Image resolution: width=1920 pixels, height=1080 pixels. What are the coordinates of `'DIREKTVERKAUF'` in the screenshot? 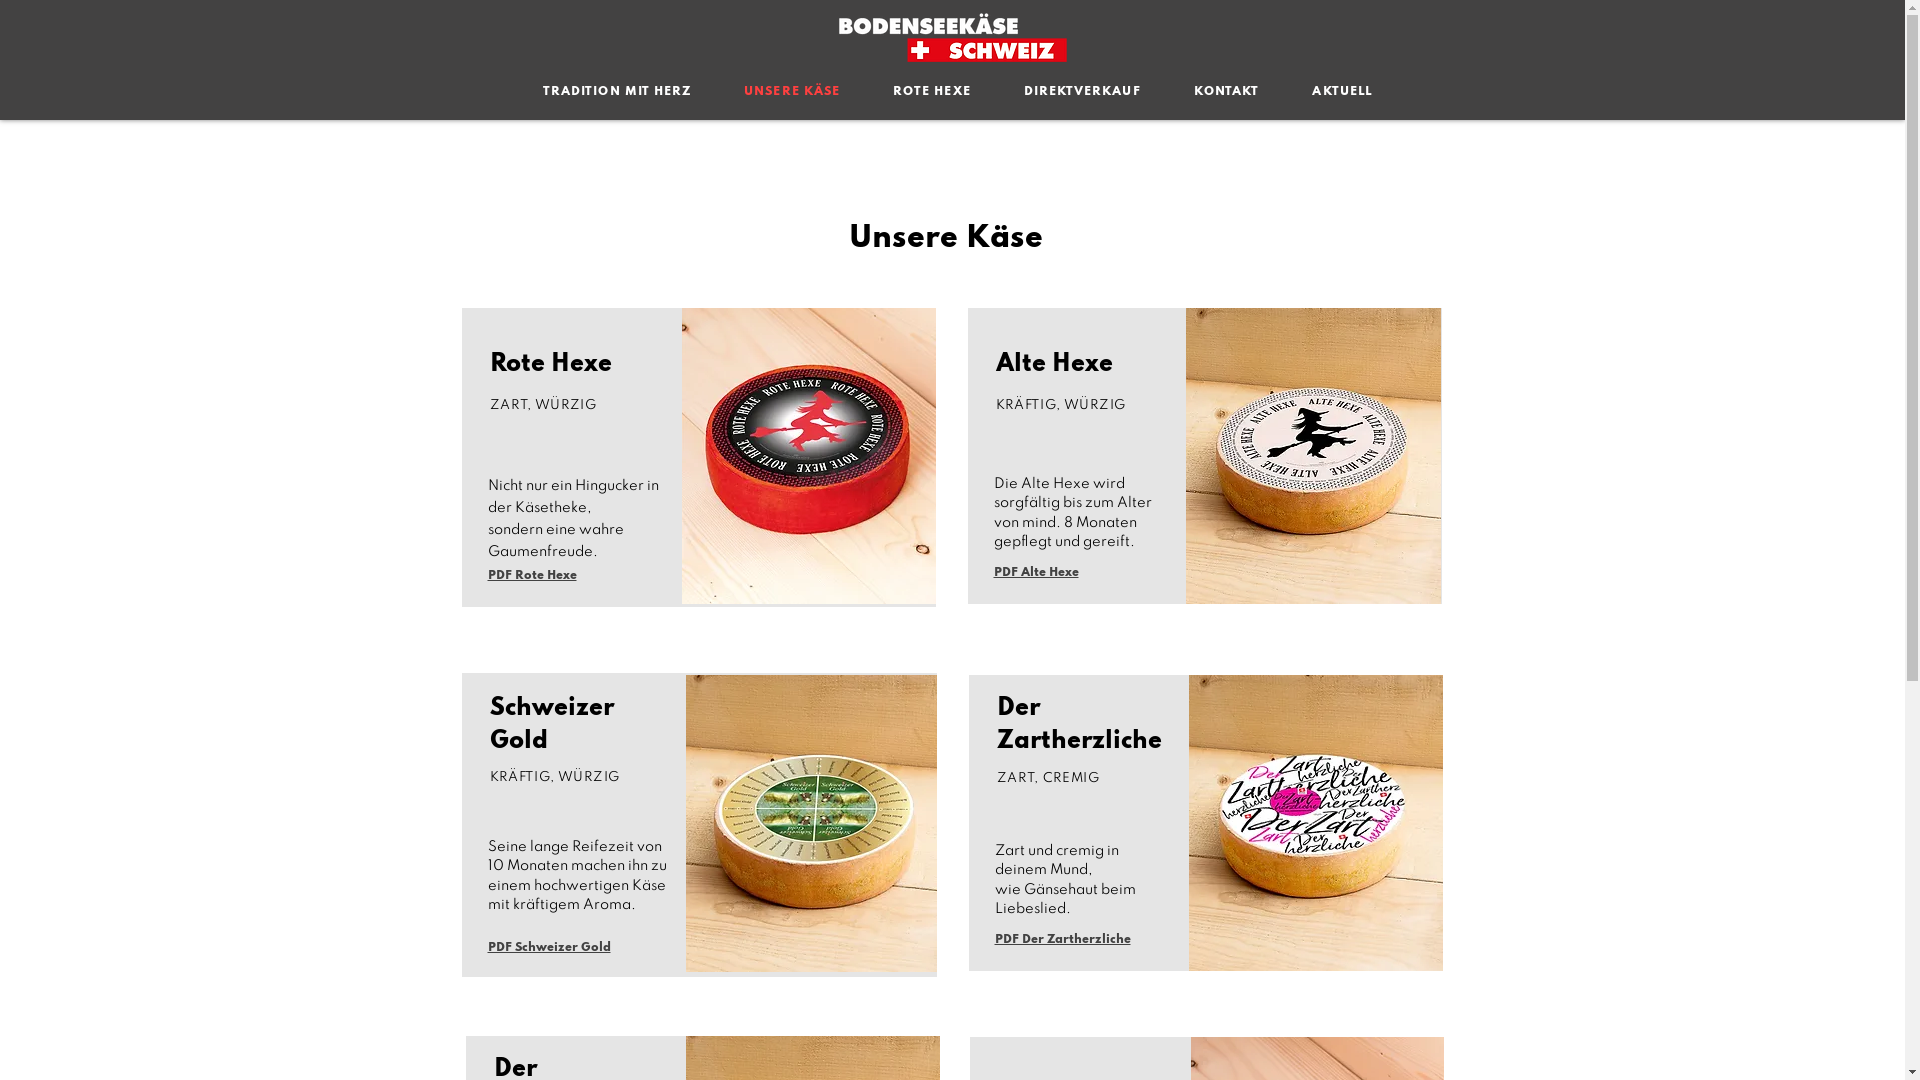 It's located at (1080, 92).